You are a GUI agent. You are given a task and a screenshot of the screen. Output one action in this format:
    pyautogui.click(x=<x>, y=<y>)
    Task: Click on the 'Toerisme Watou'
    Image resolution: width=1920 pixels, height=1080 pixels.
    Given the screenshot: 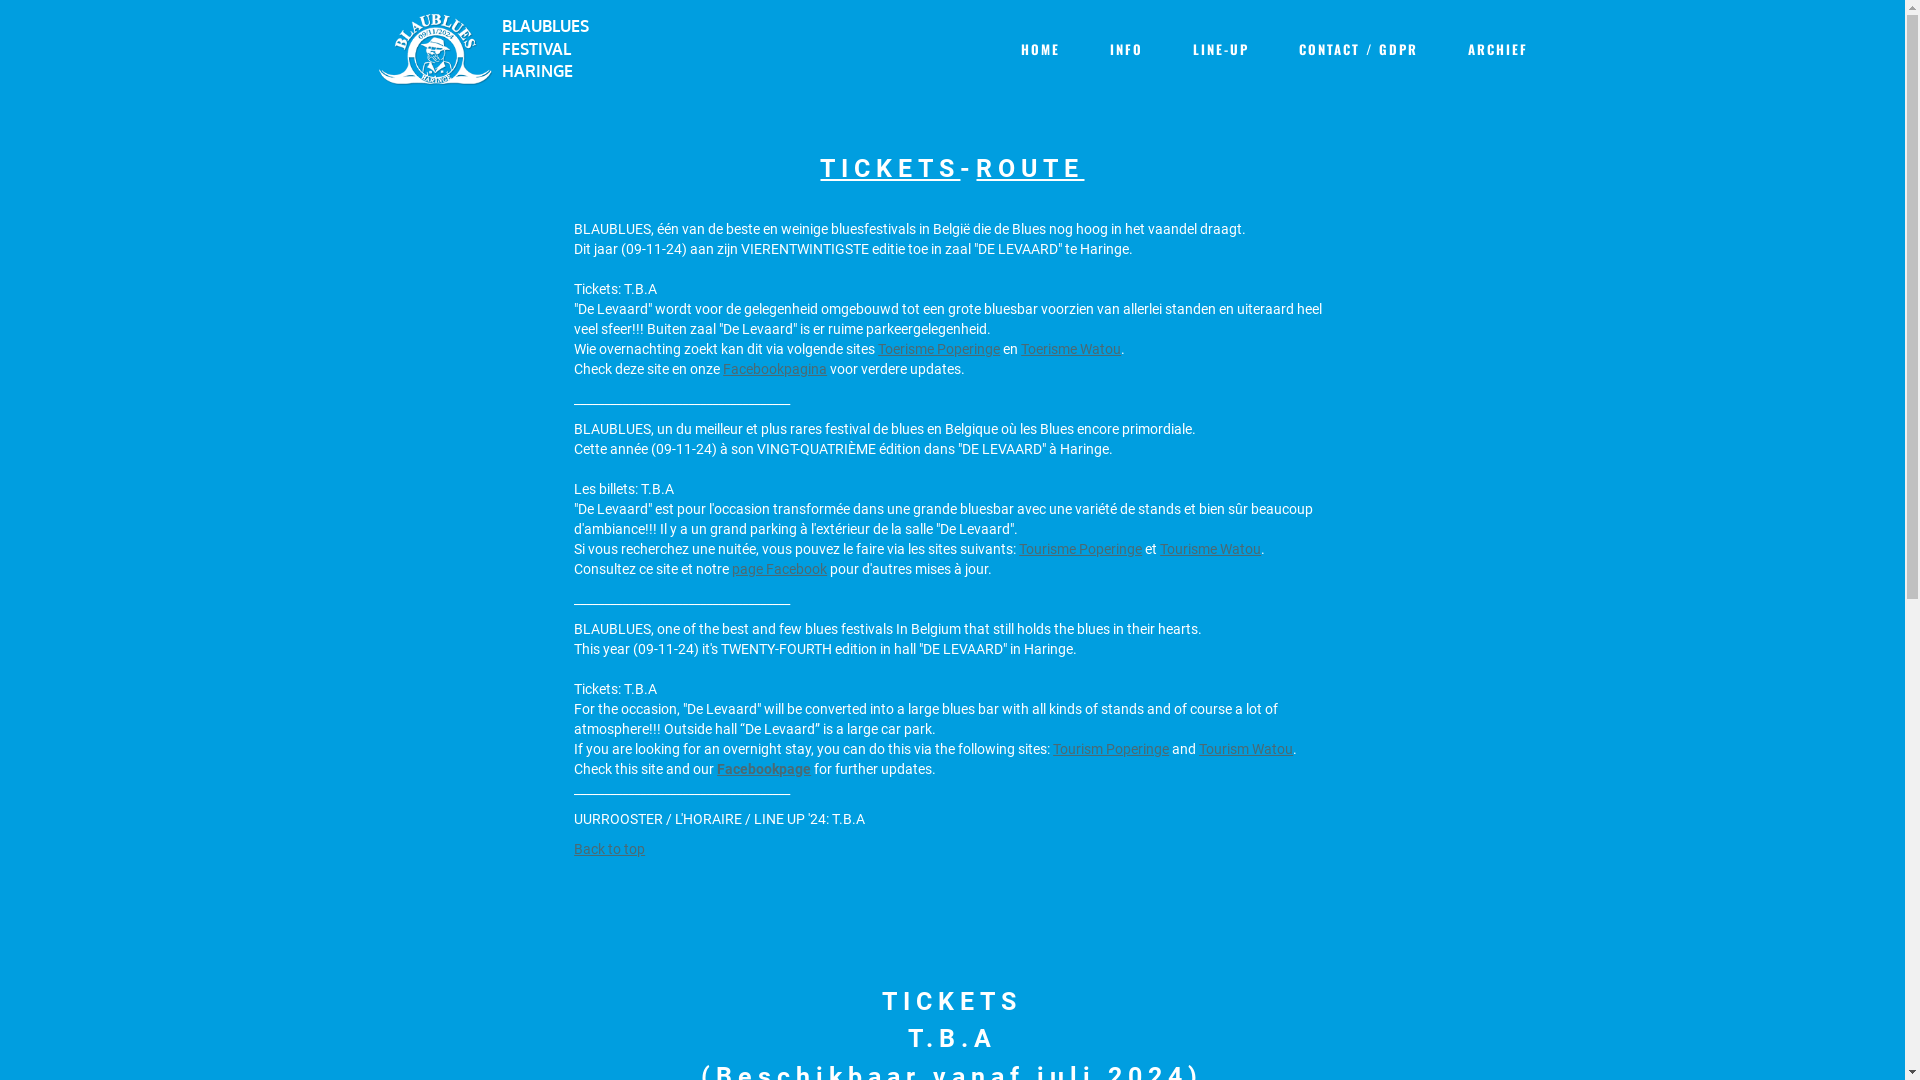 What is the action you would take?
    pyautogui.click(x=1069, y=346)
    